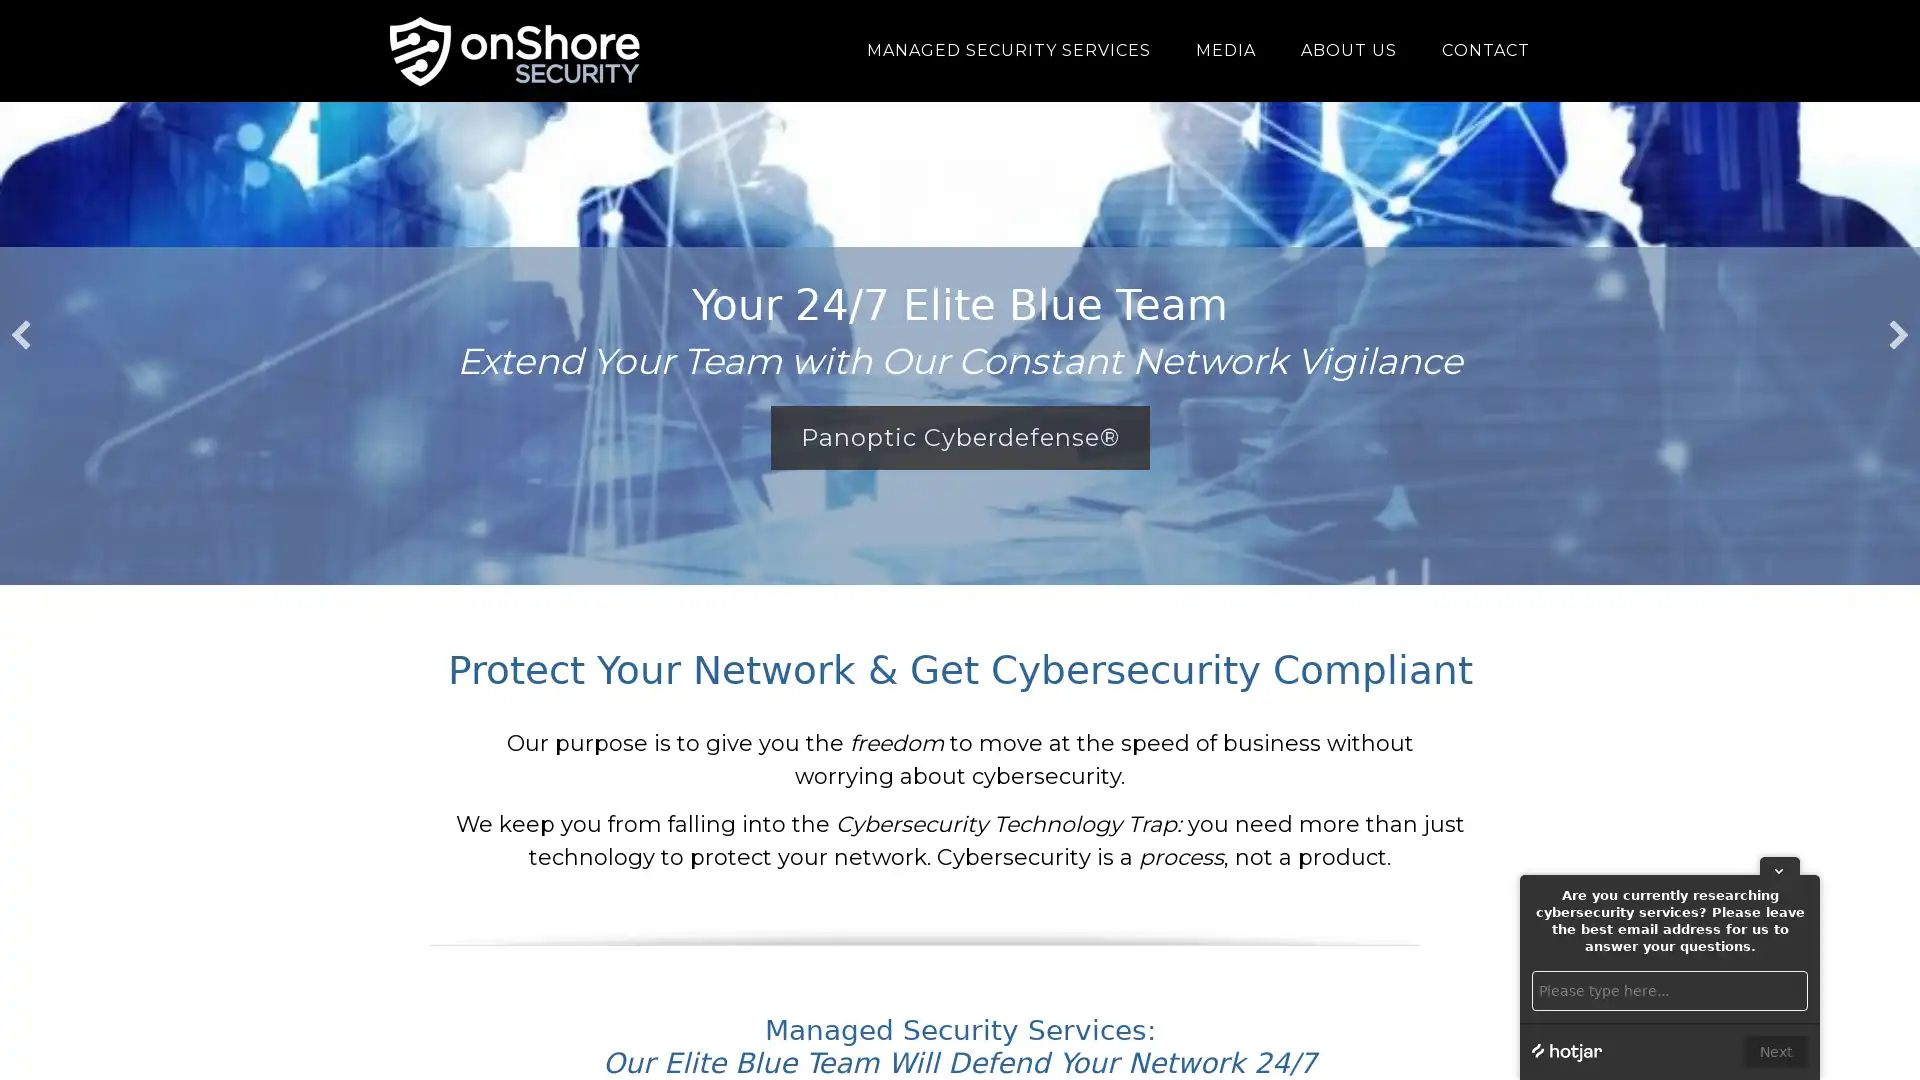 The image size is (1920, 1080). What do you see at coordinates (1776, 1051) in the screenshot?
I see `Next` at bounding box center [1776, 1051].